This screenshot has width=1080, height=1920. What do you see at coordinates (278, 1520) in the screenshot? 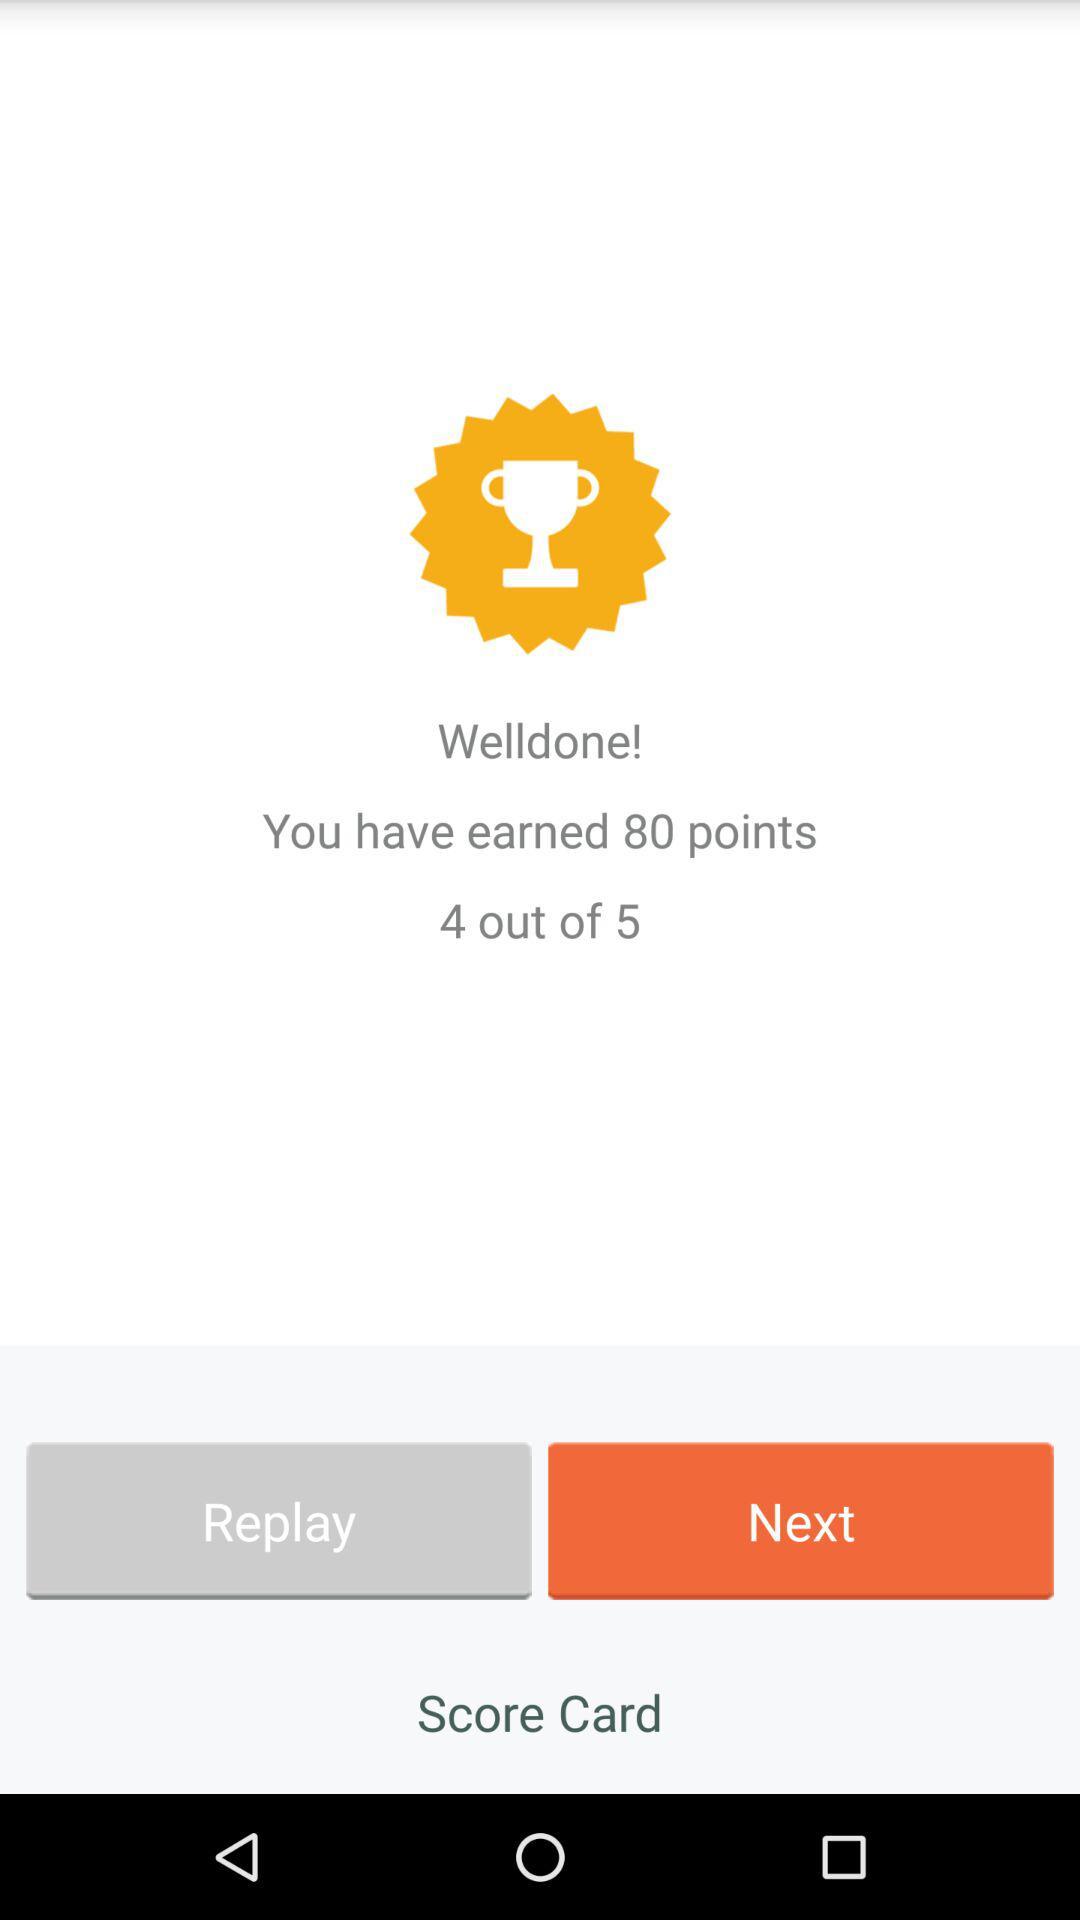
I see `the app at the bottom left corner` at bounding box center [278, 1520].